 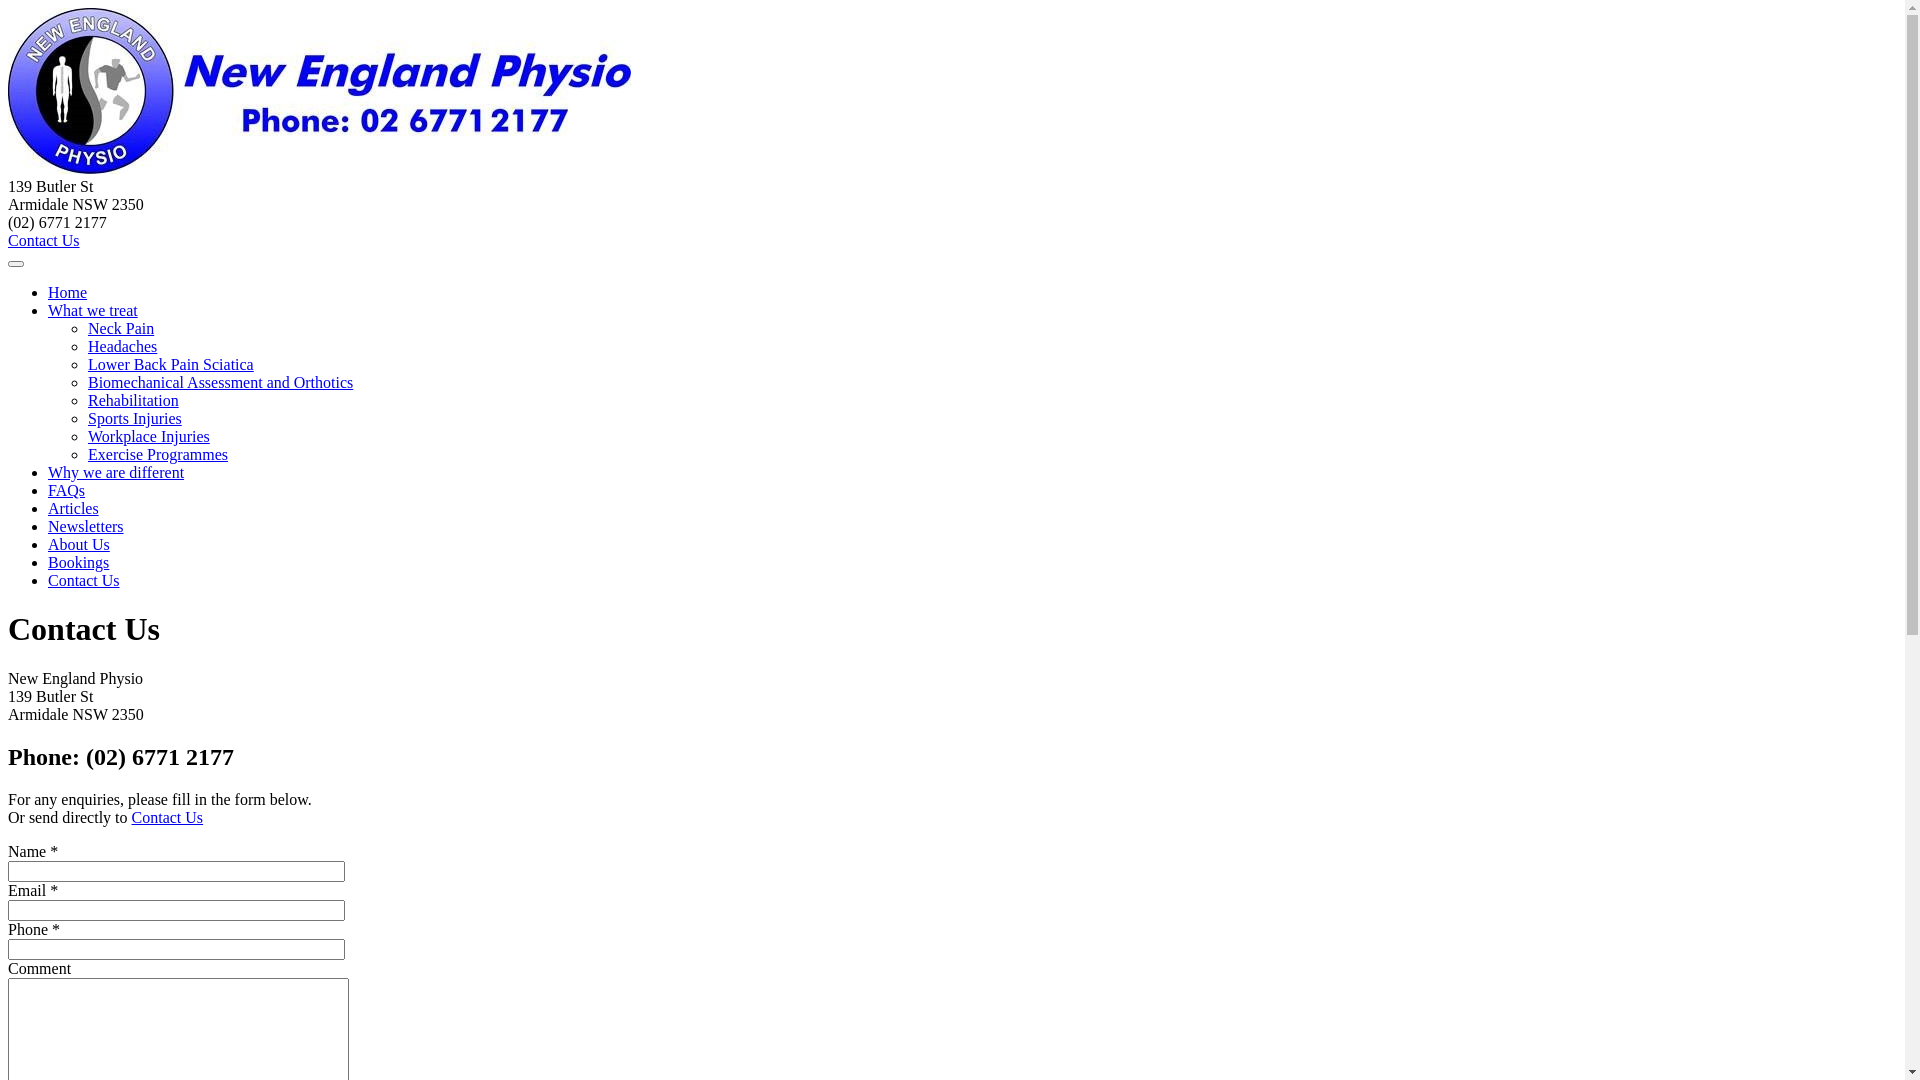 What do you see at coordinates (157, 454) in the screenshot?
I see `'Exercise Programmes'` at bounding box center [157, 454].